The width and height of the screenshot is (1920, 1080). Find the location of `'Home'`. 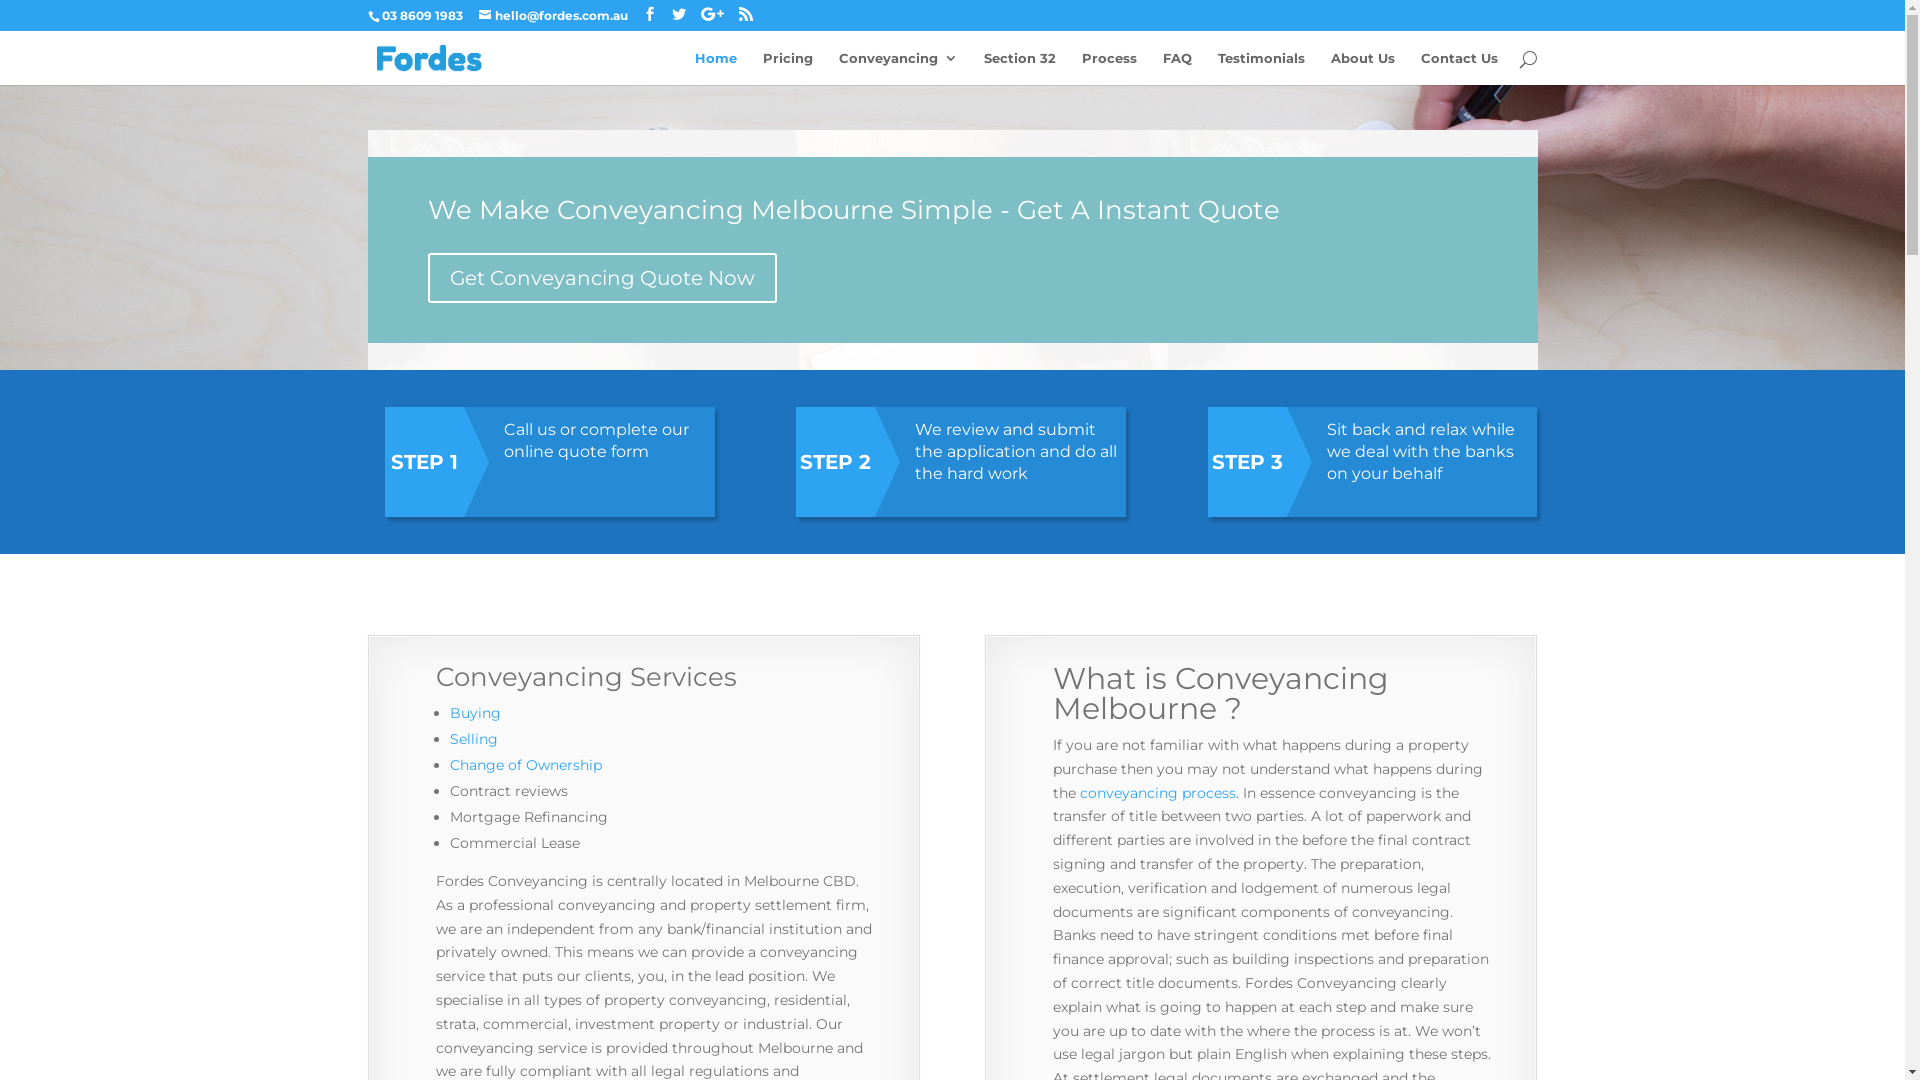

'Home' is located at coordinates (694, 67).